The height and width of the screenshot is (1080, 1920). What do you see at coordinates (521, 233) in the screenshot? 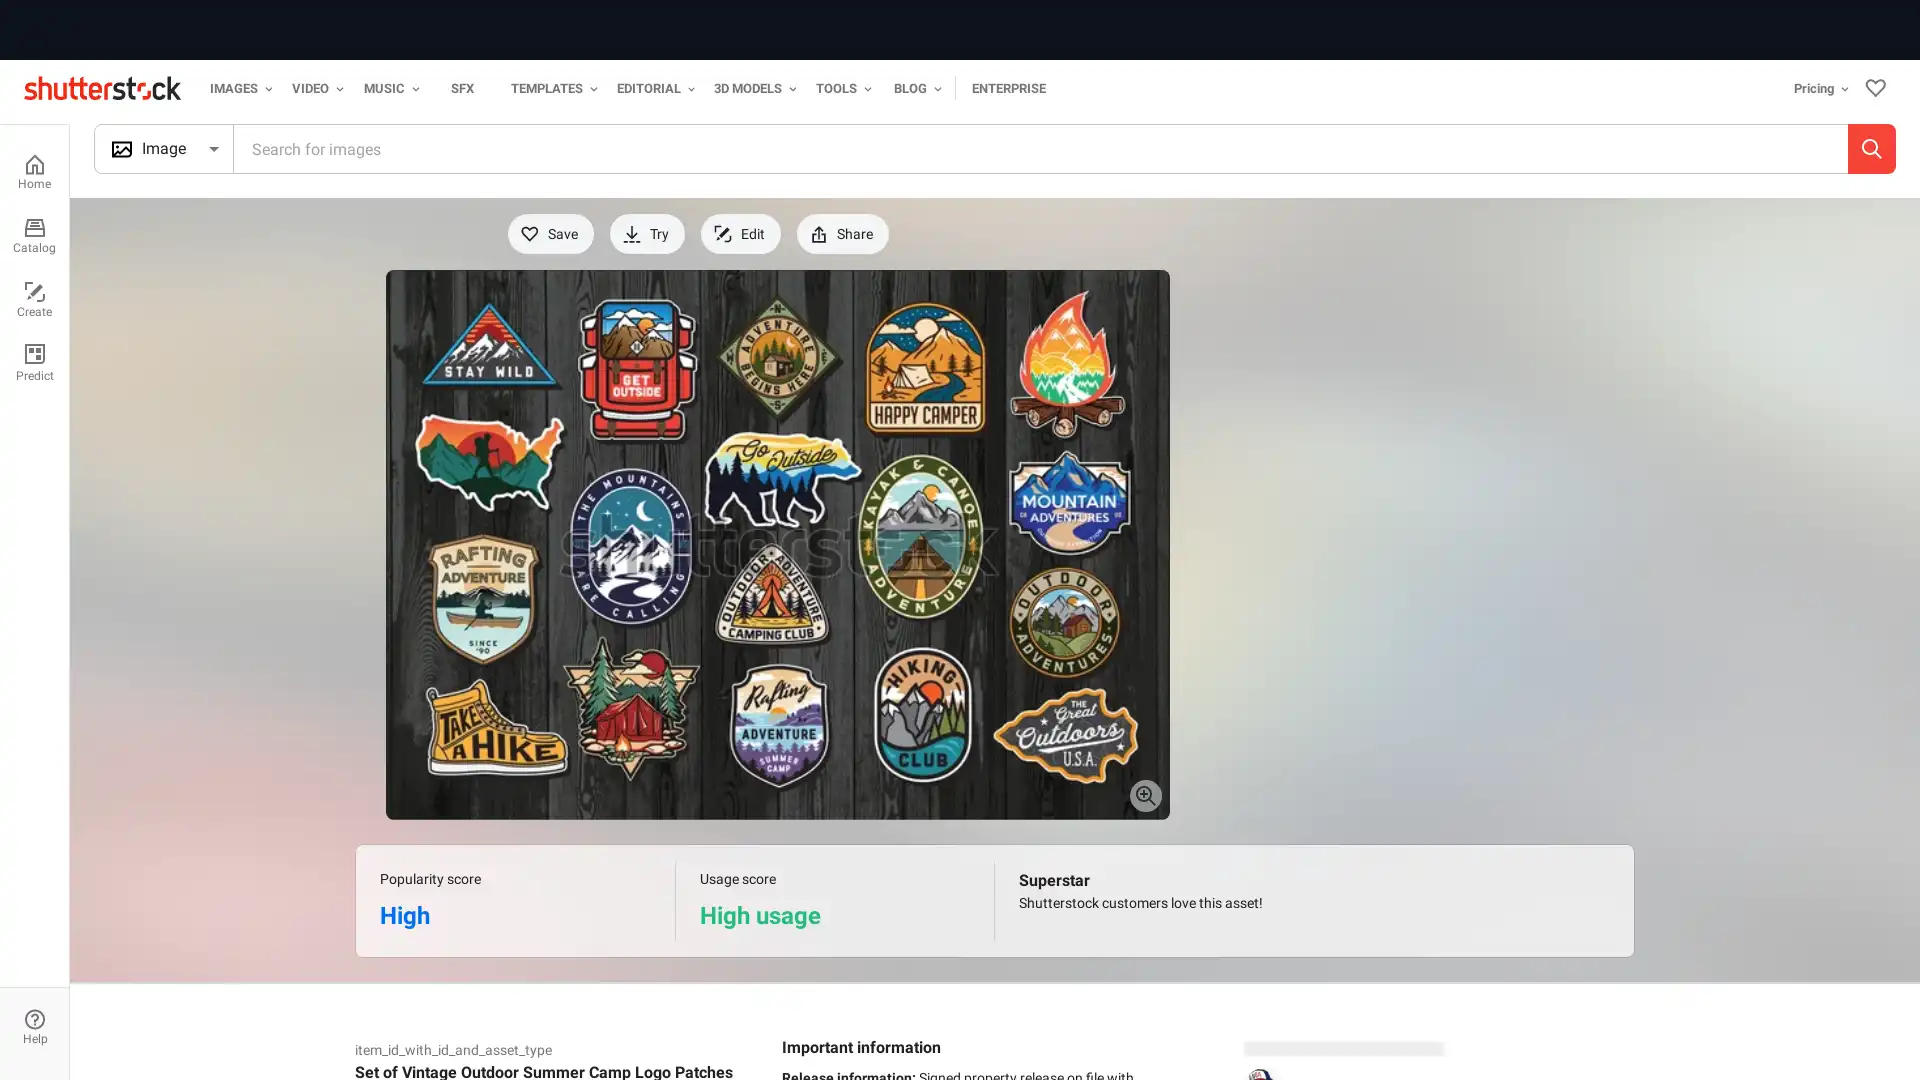
I see `Save` at bounding box center [521, 233].